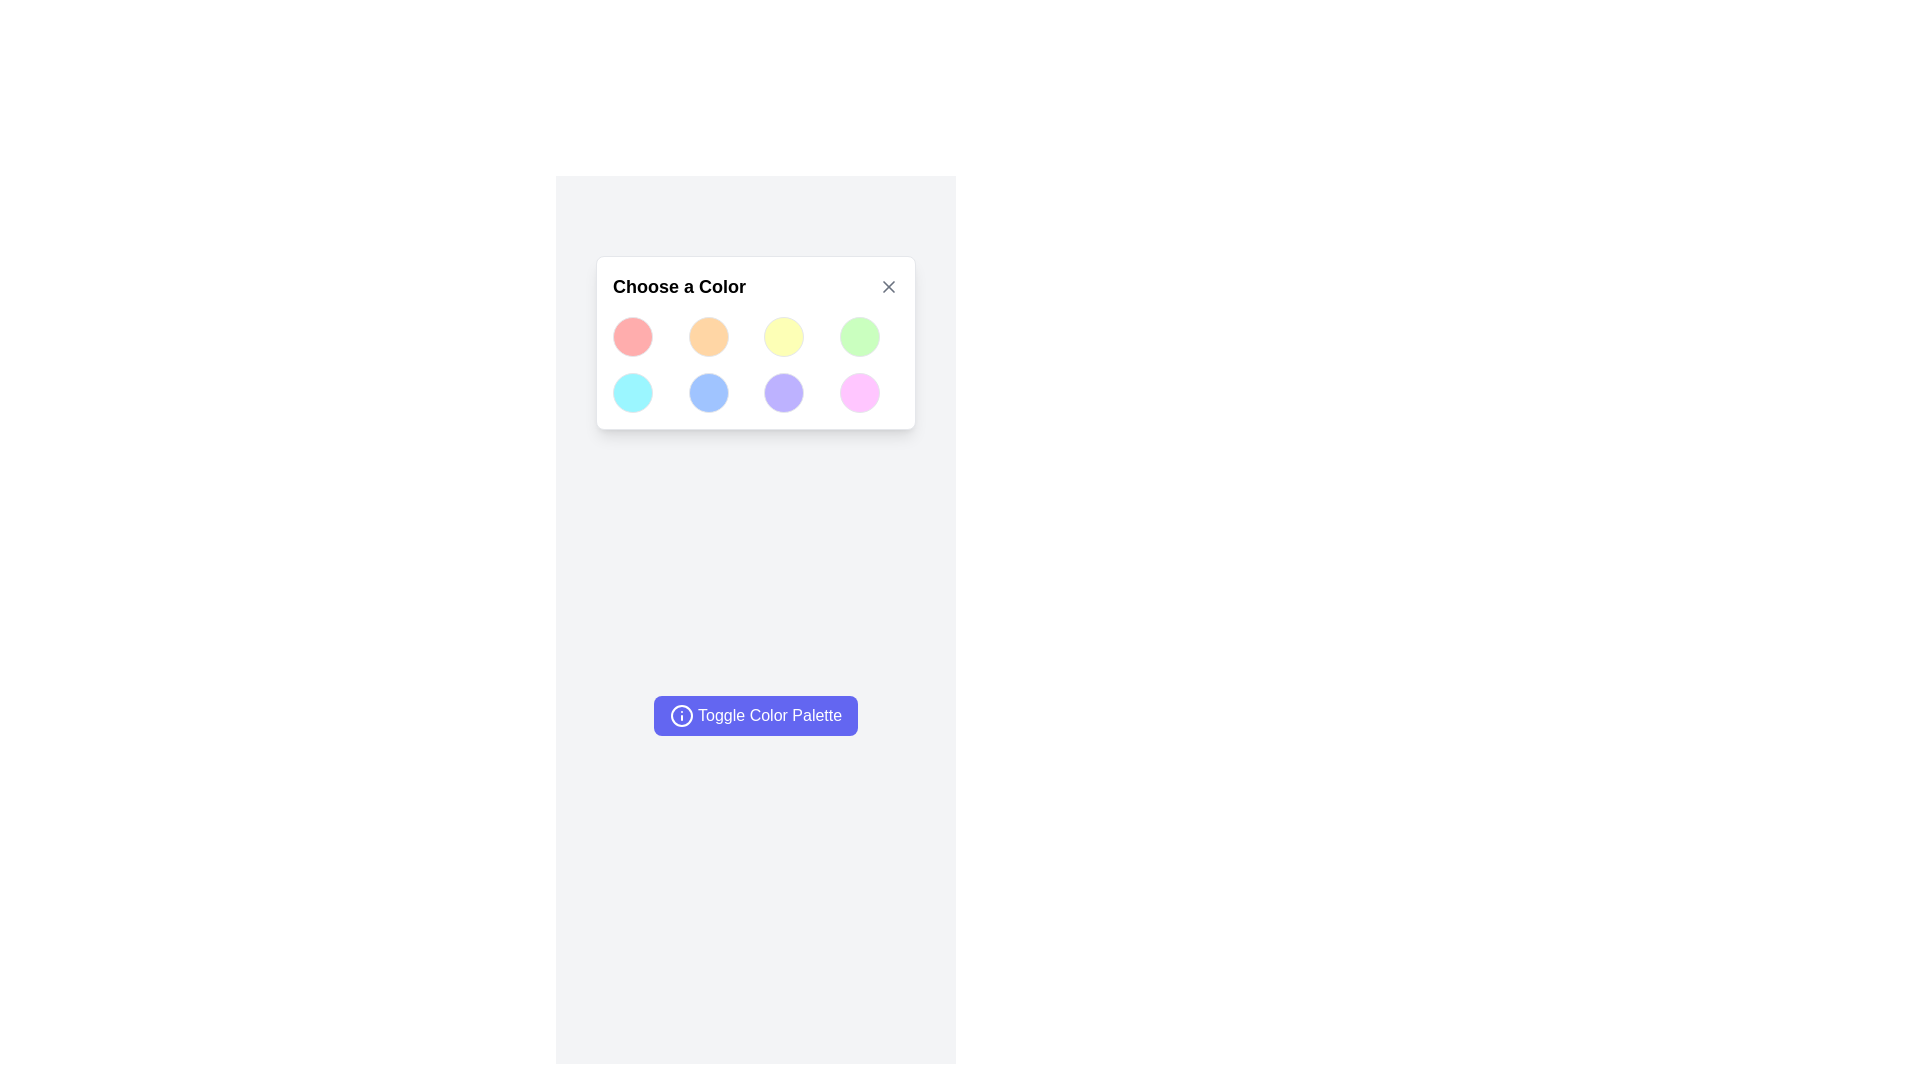 This screenshot has height=1080, width=1920. I want to click on the 'X' mark icon in the top-right corner of the color selection interface, next to the title 'Choose a Color', so click(887, 286).